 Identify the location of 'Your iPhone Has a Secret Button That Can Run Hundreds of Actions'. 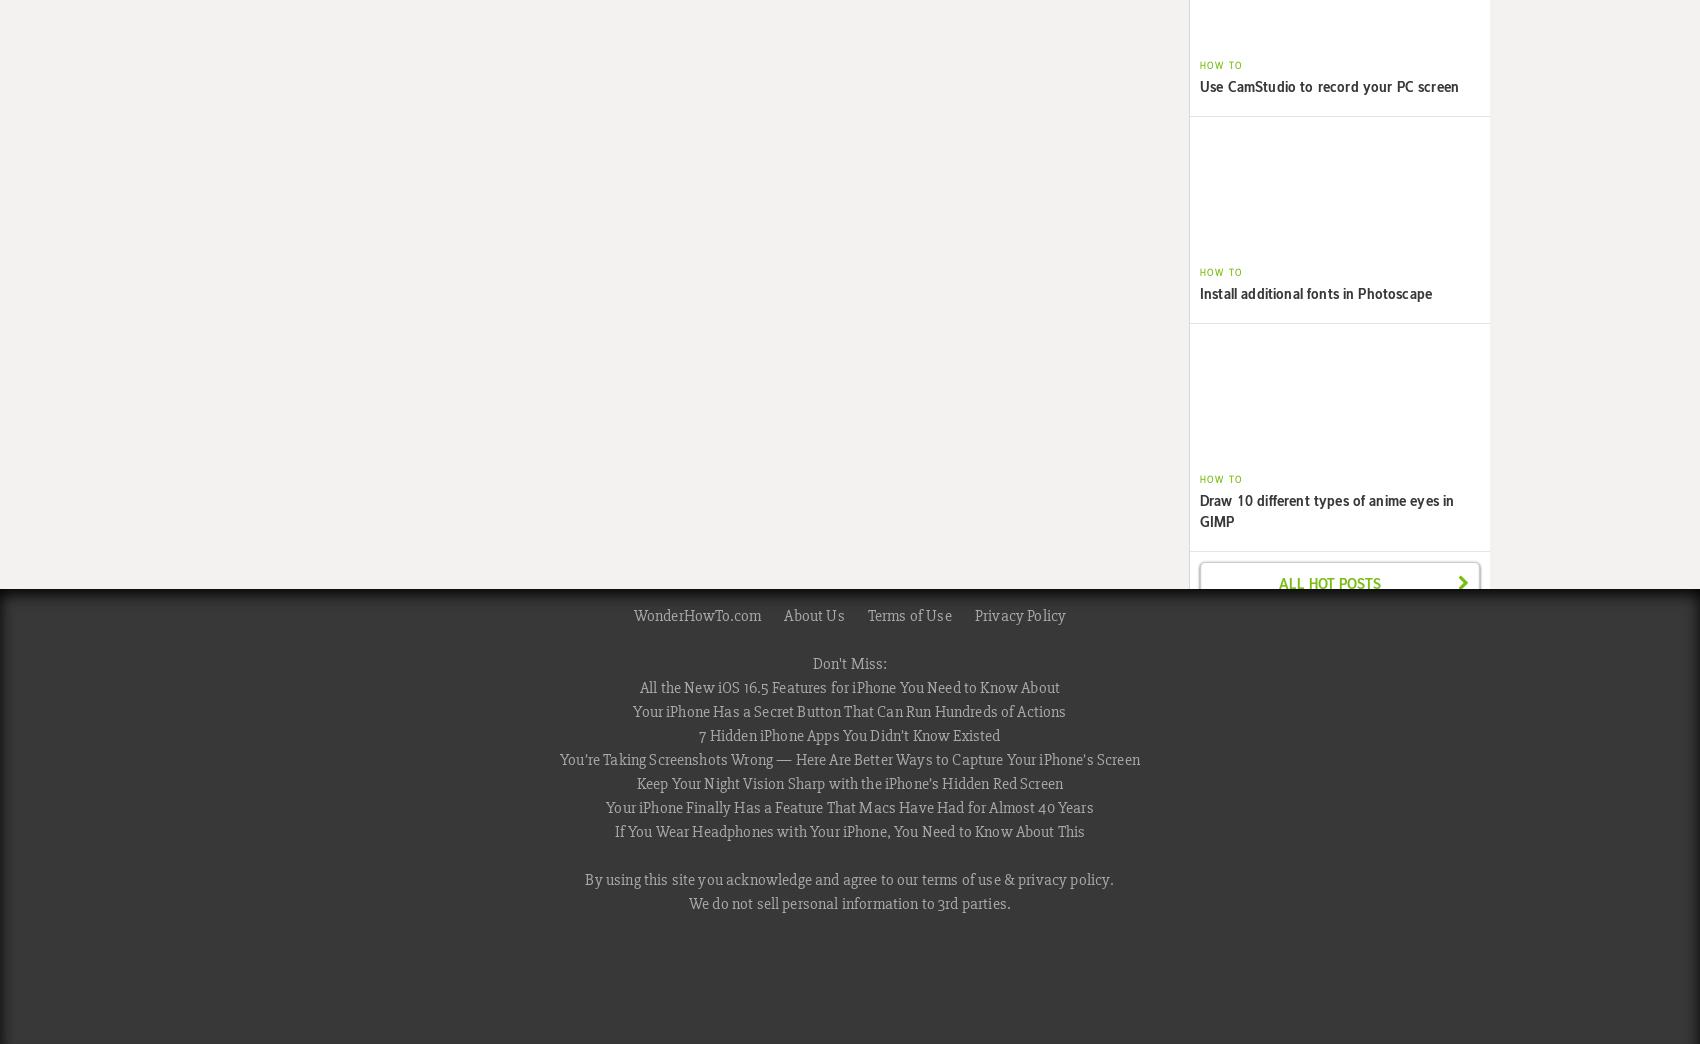
(848, 711).